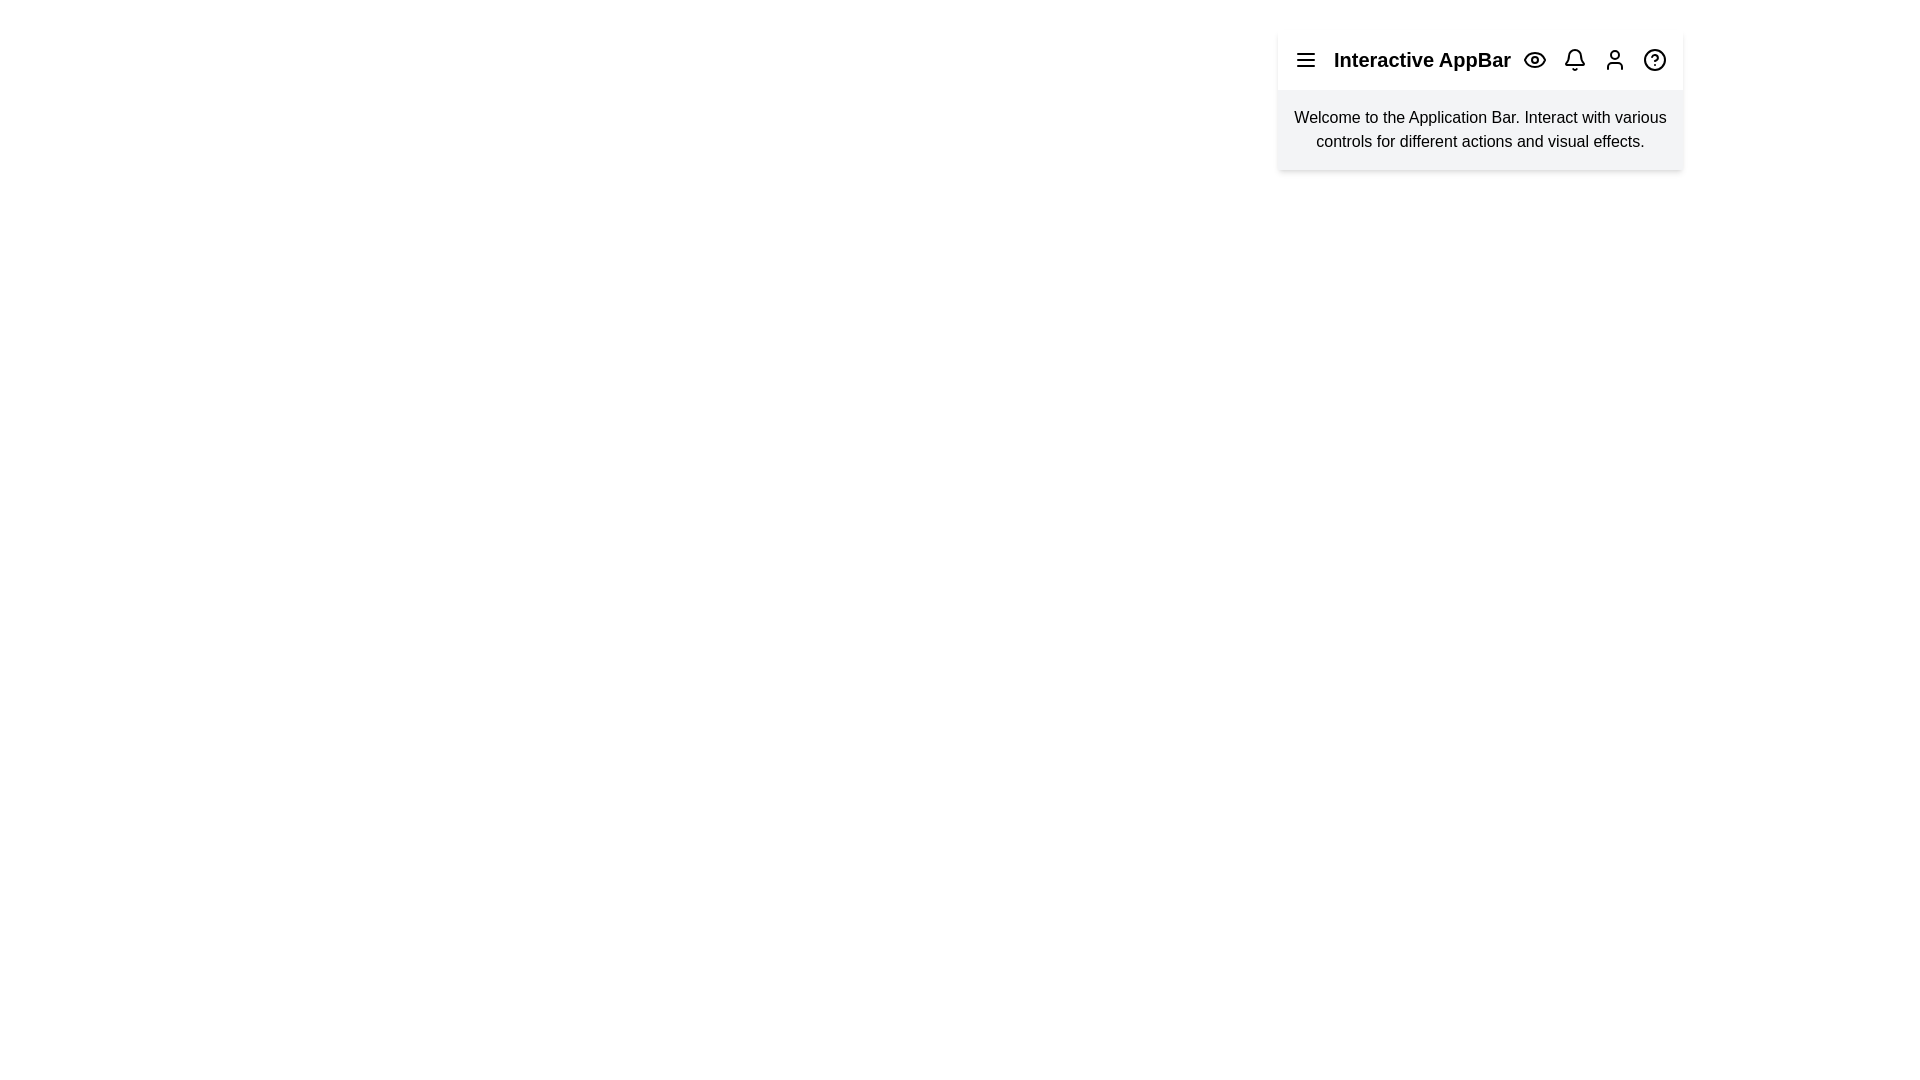 The image size is (1920, 1080). Describe the element at coordinates (1534, 59) in the screenshot. I see `the theme toggle button (Eye icon) to switch the theme` at that location.